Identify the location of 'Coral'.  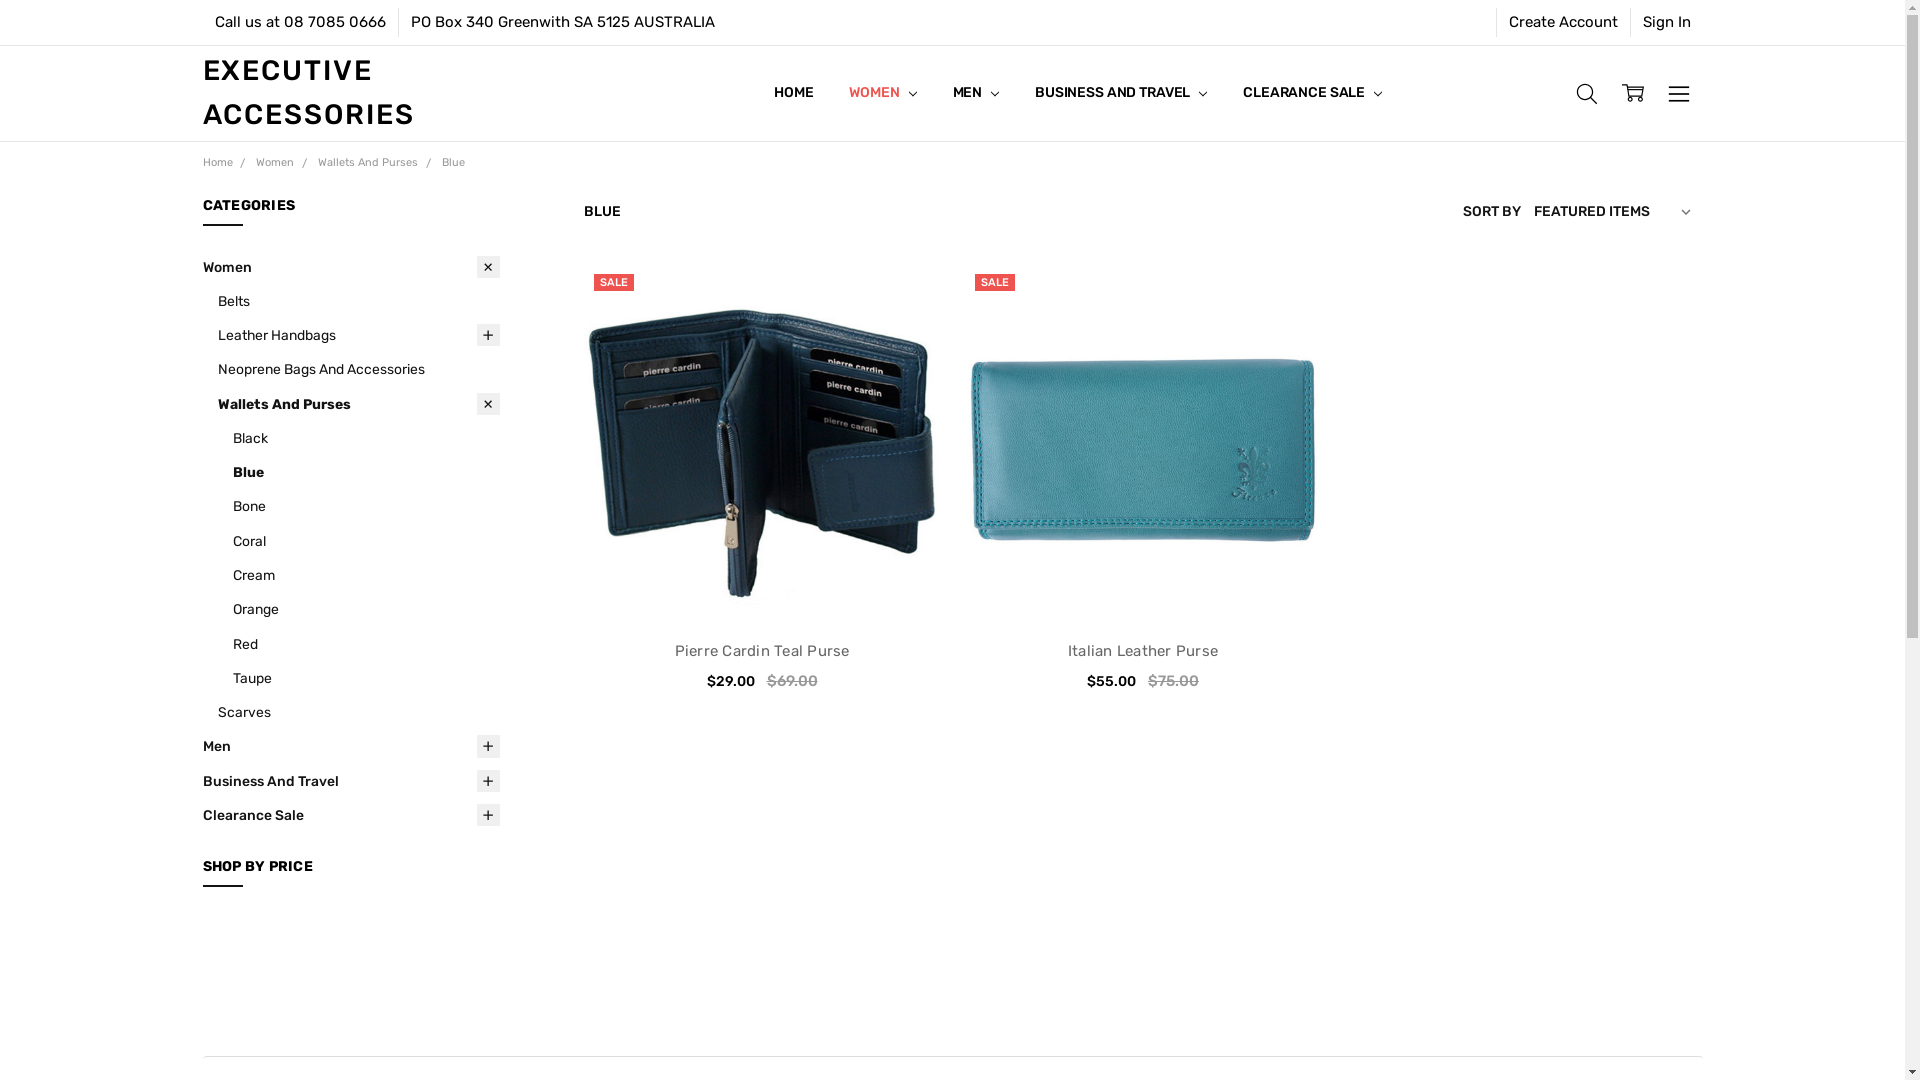
(365, 540).